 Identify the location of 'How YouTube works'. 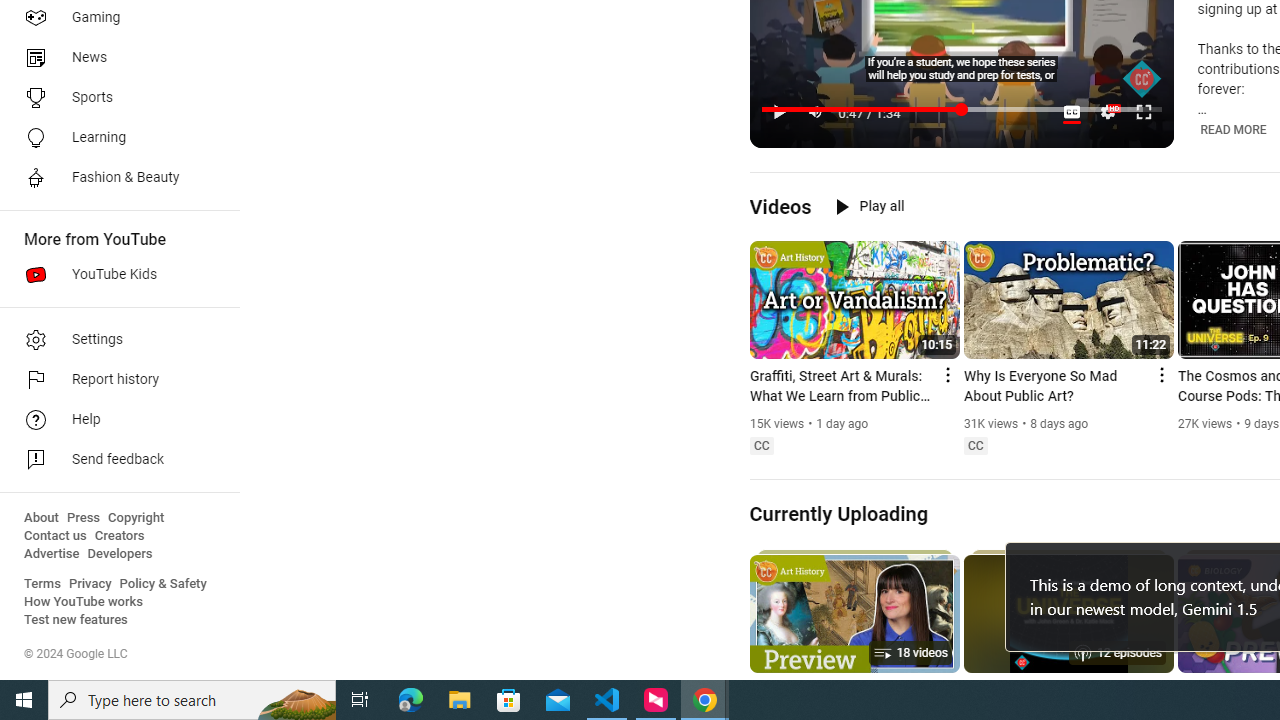
(82, 601).